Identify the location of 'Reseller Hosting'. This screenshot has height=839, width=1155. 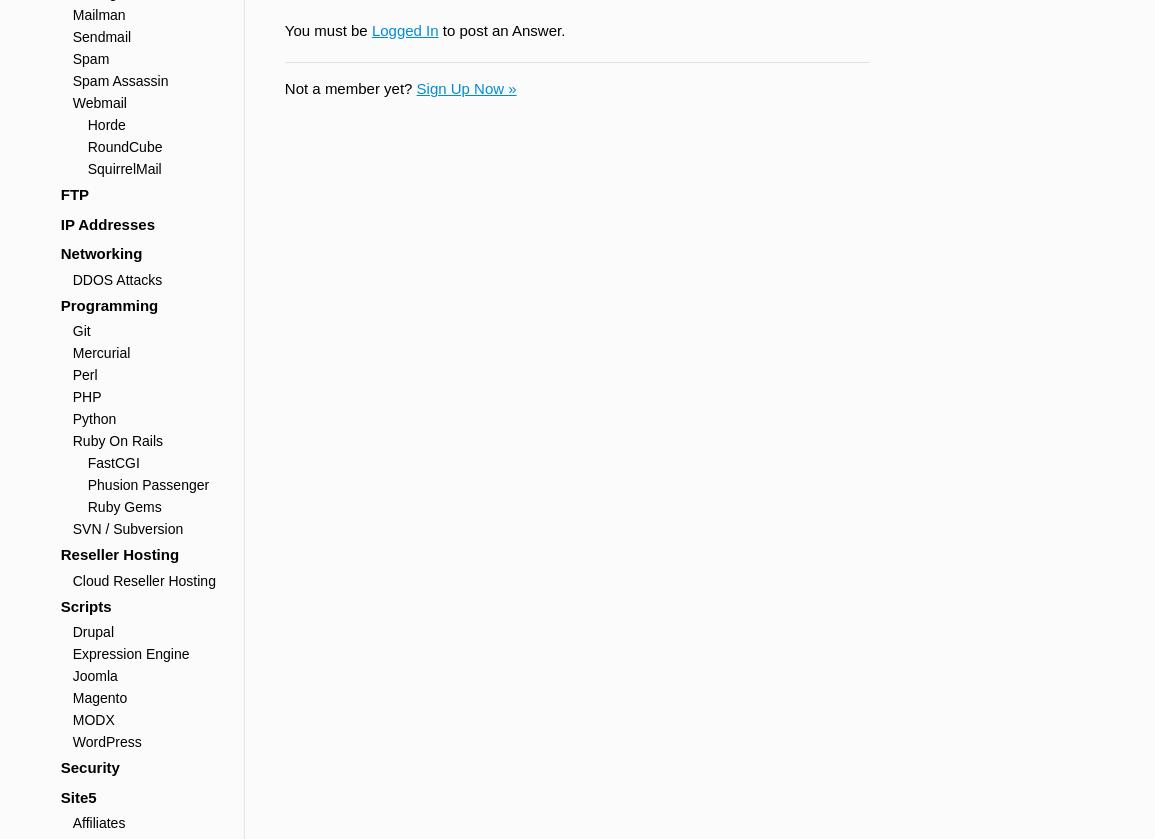
(119, 553).